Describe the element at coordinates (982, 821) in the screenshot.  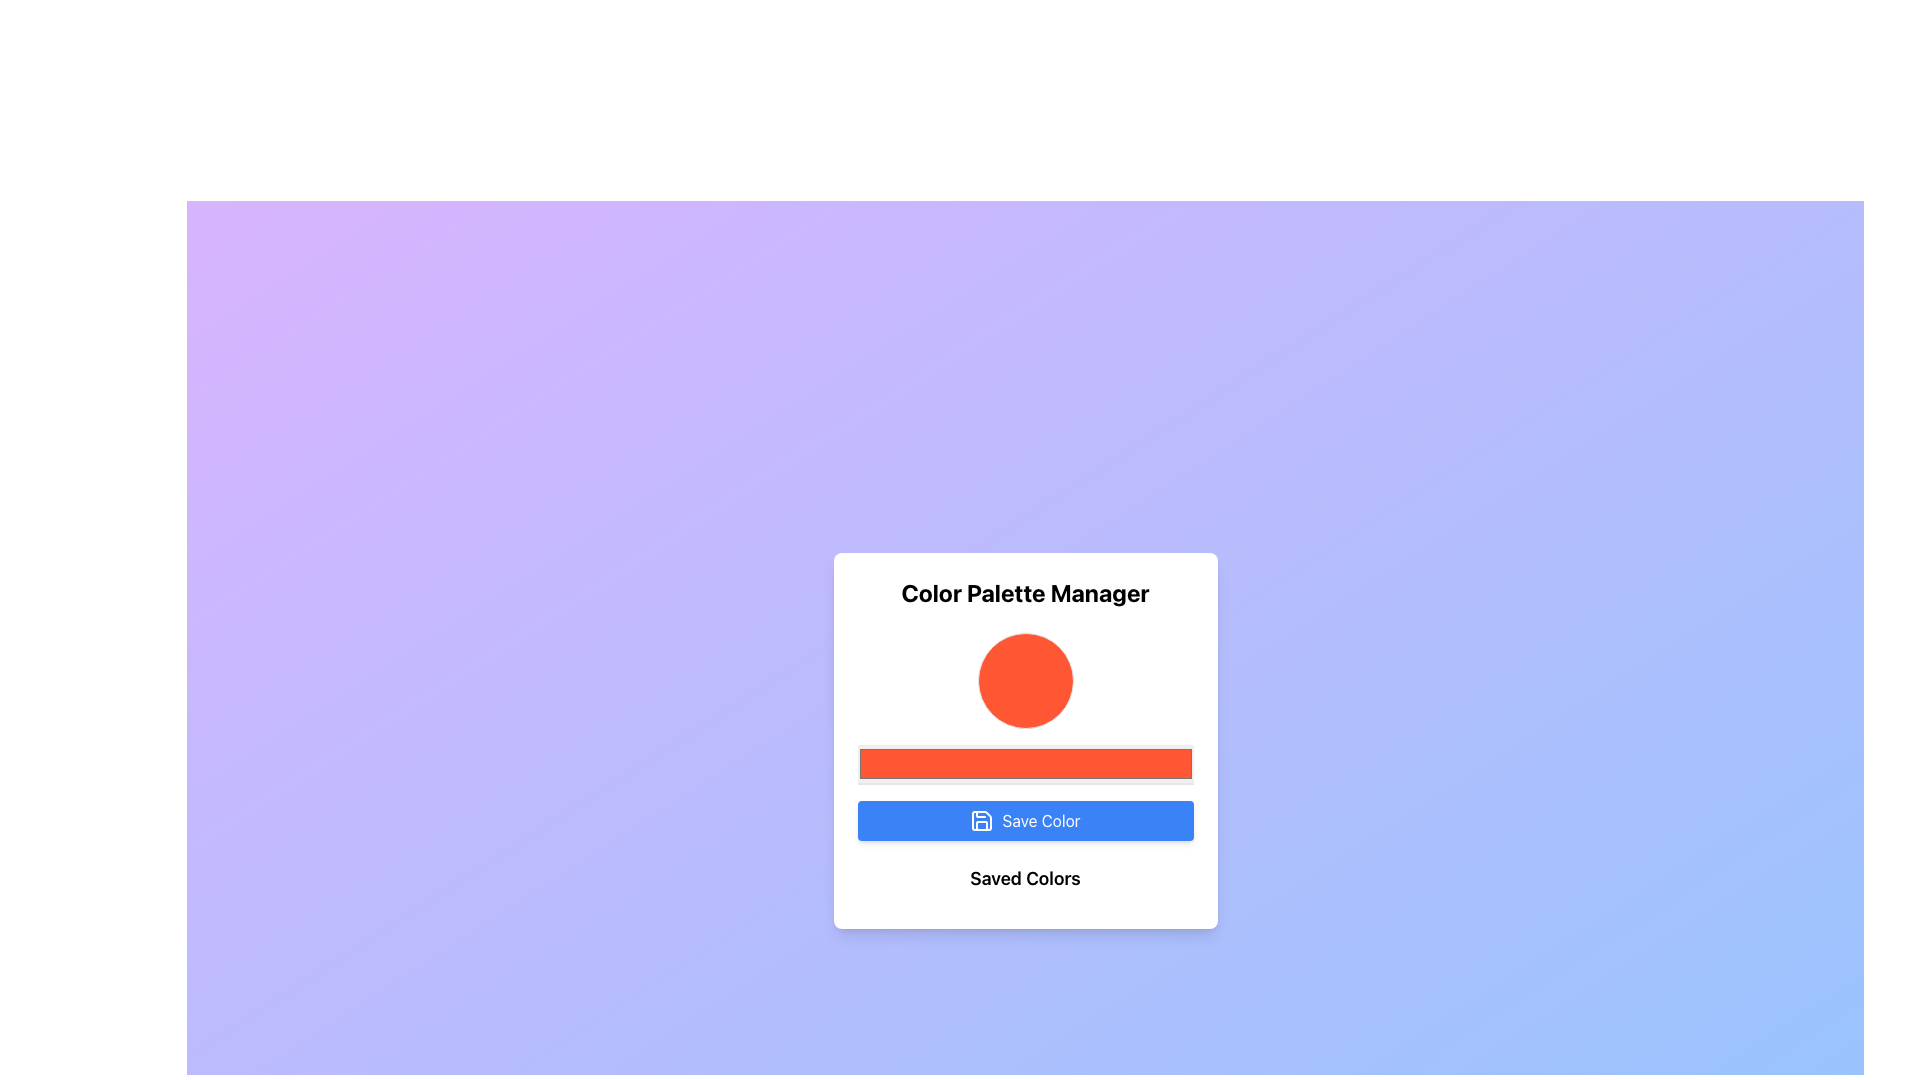
I see `the stylized save icon located within the blue 'Save Color' button to interact with it` at that location.